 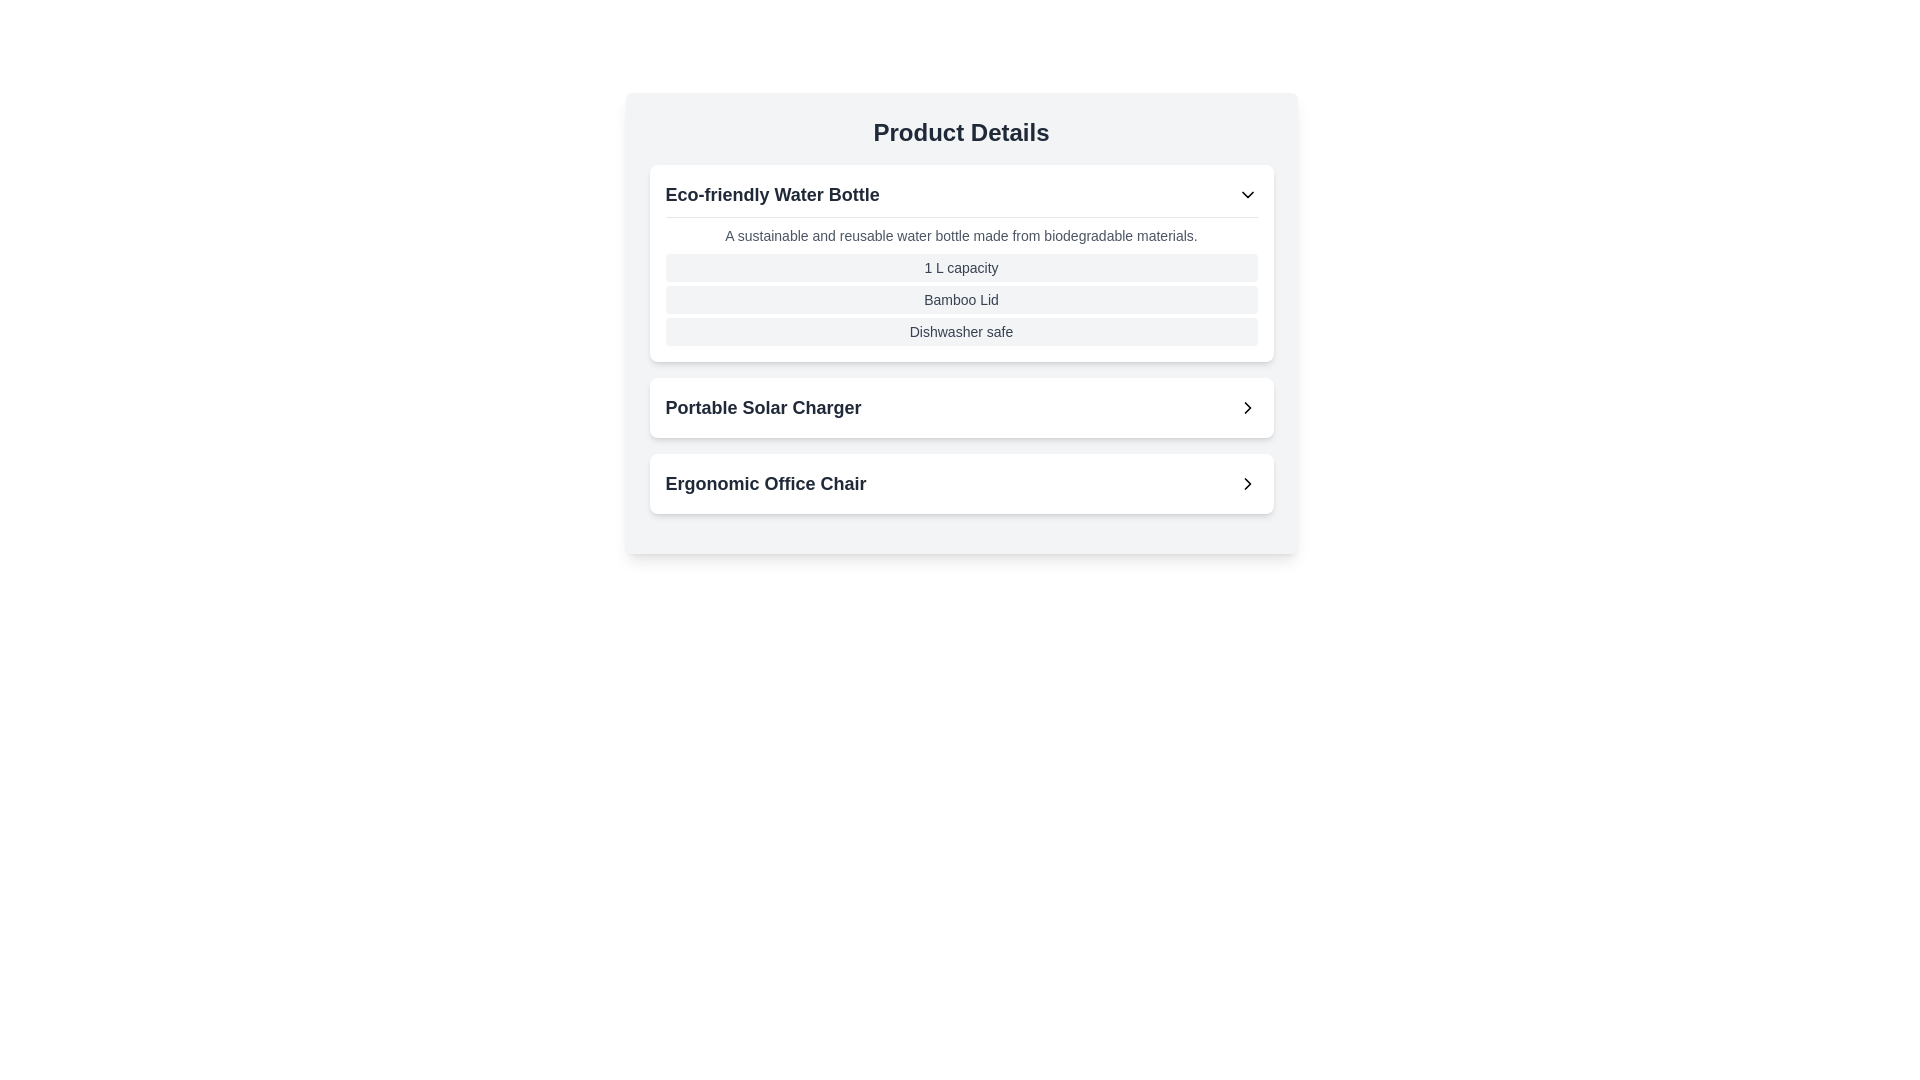 I want to click on text 'Bamboo Lid' displayed in a small, gray font within the 'Product Details' section under 'Eco-friendly Water Bottle', so click(x=961, y=300).